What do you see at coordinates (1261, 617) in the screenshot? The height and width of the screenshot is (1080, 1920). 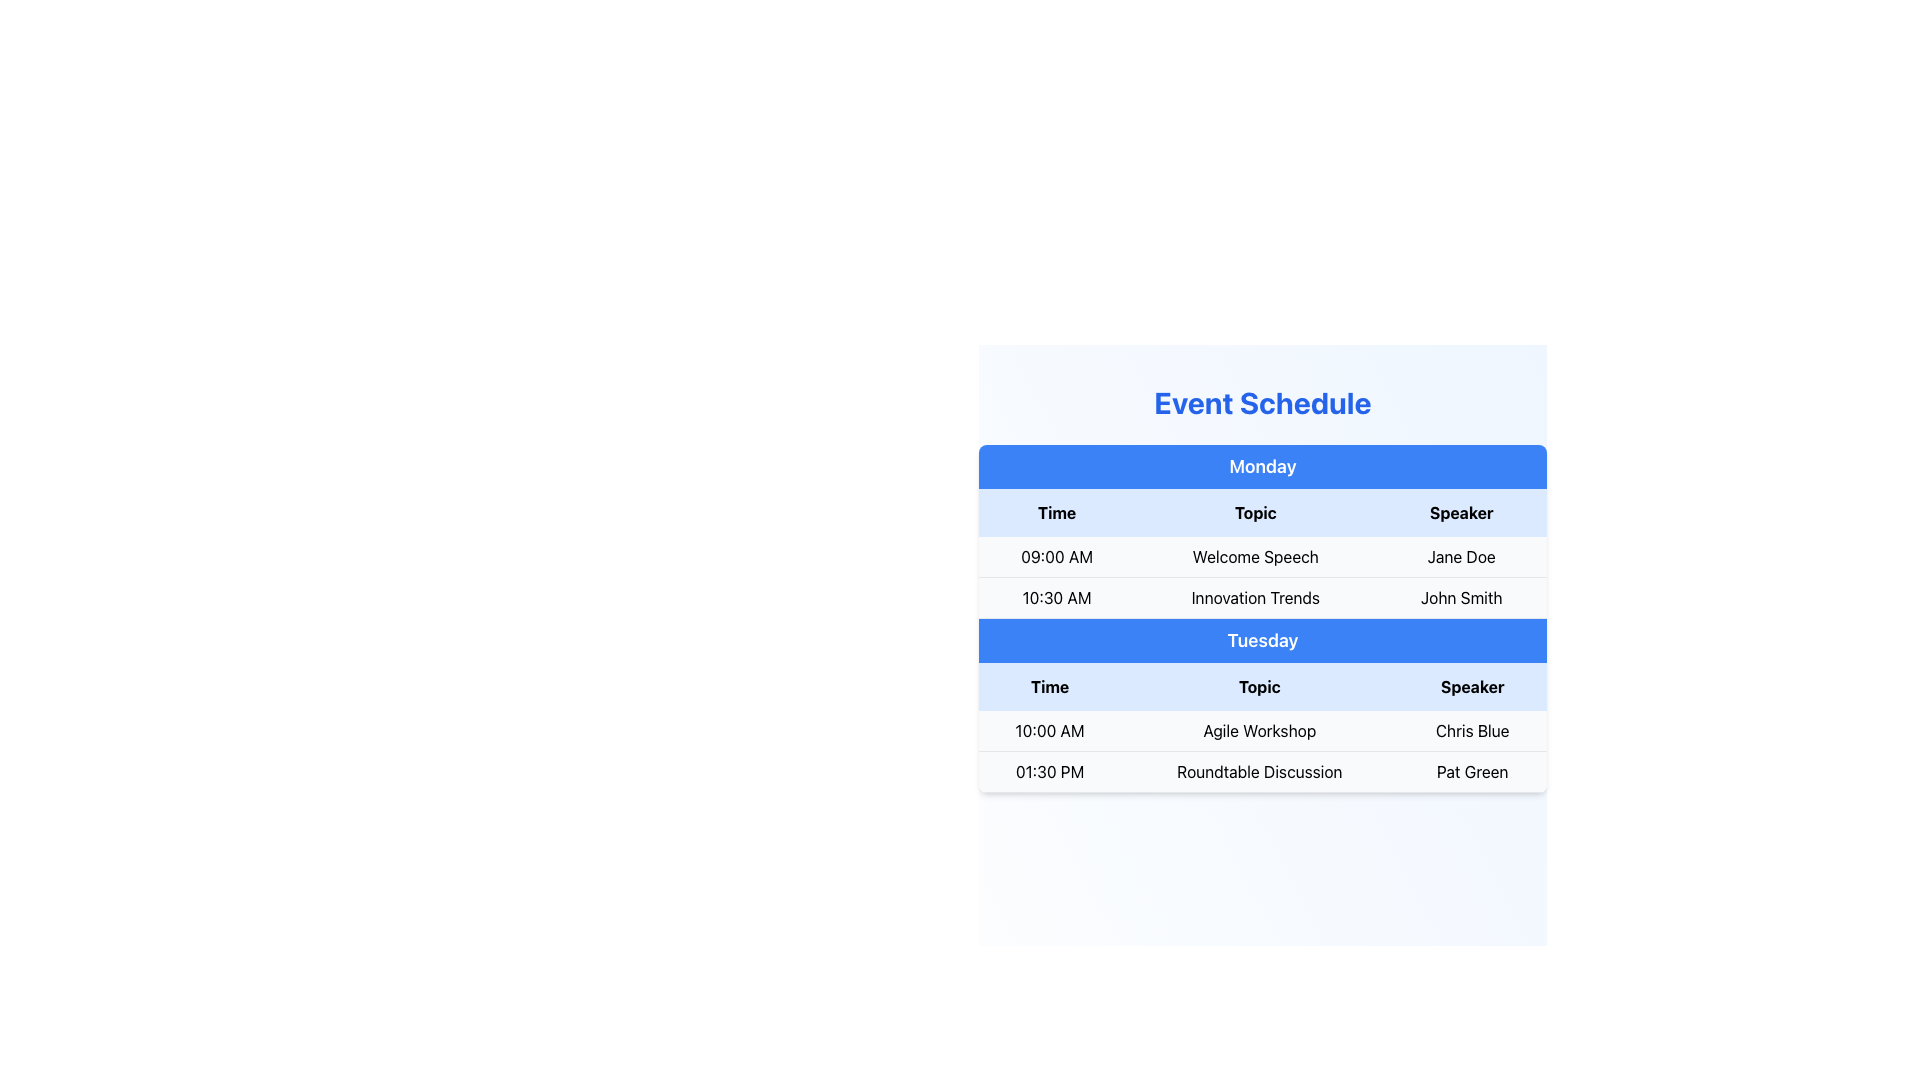 I see `the event schedule table located centrally below the 'Event Schedule' header` at bounding box center [1261, 617].